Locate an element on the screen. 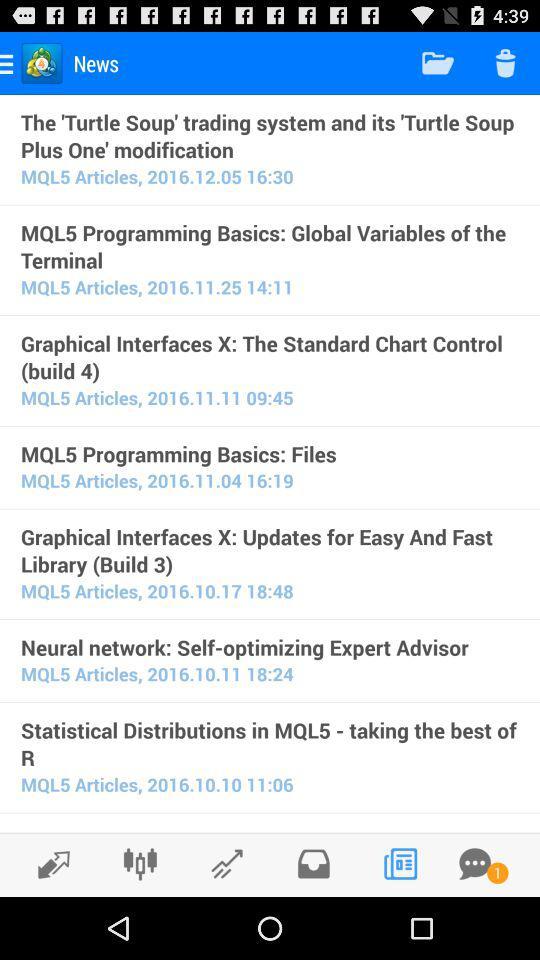  the edit icon is located at coordinates (48, 925).